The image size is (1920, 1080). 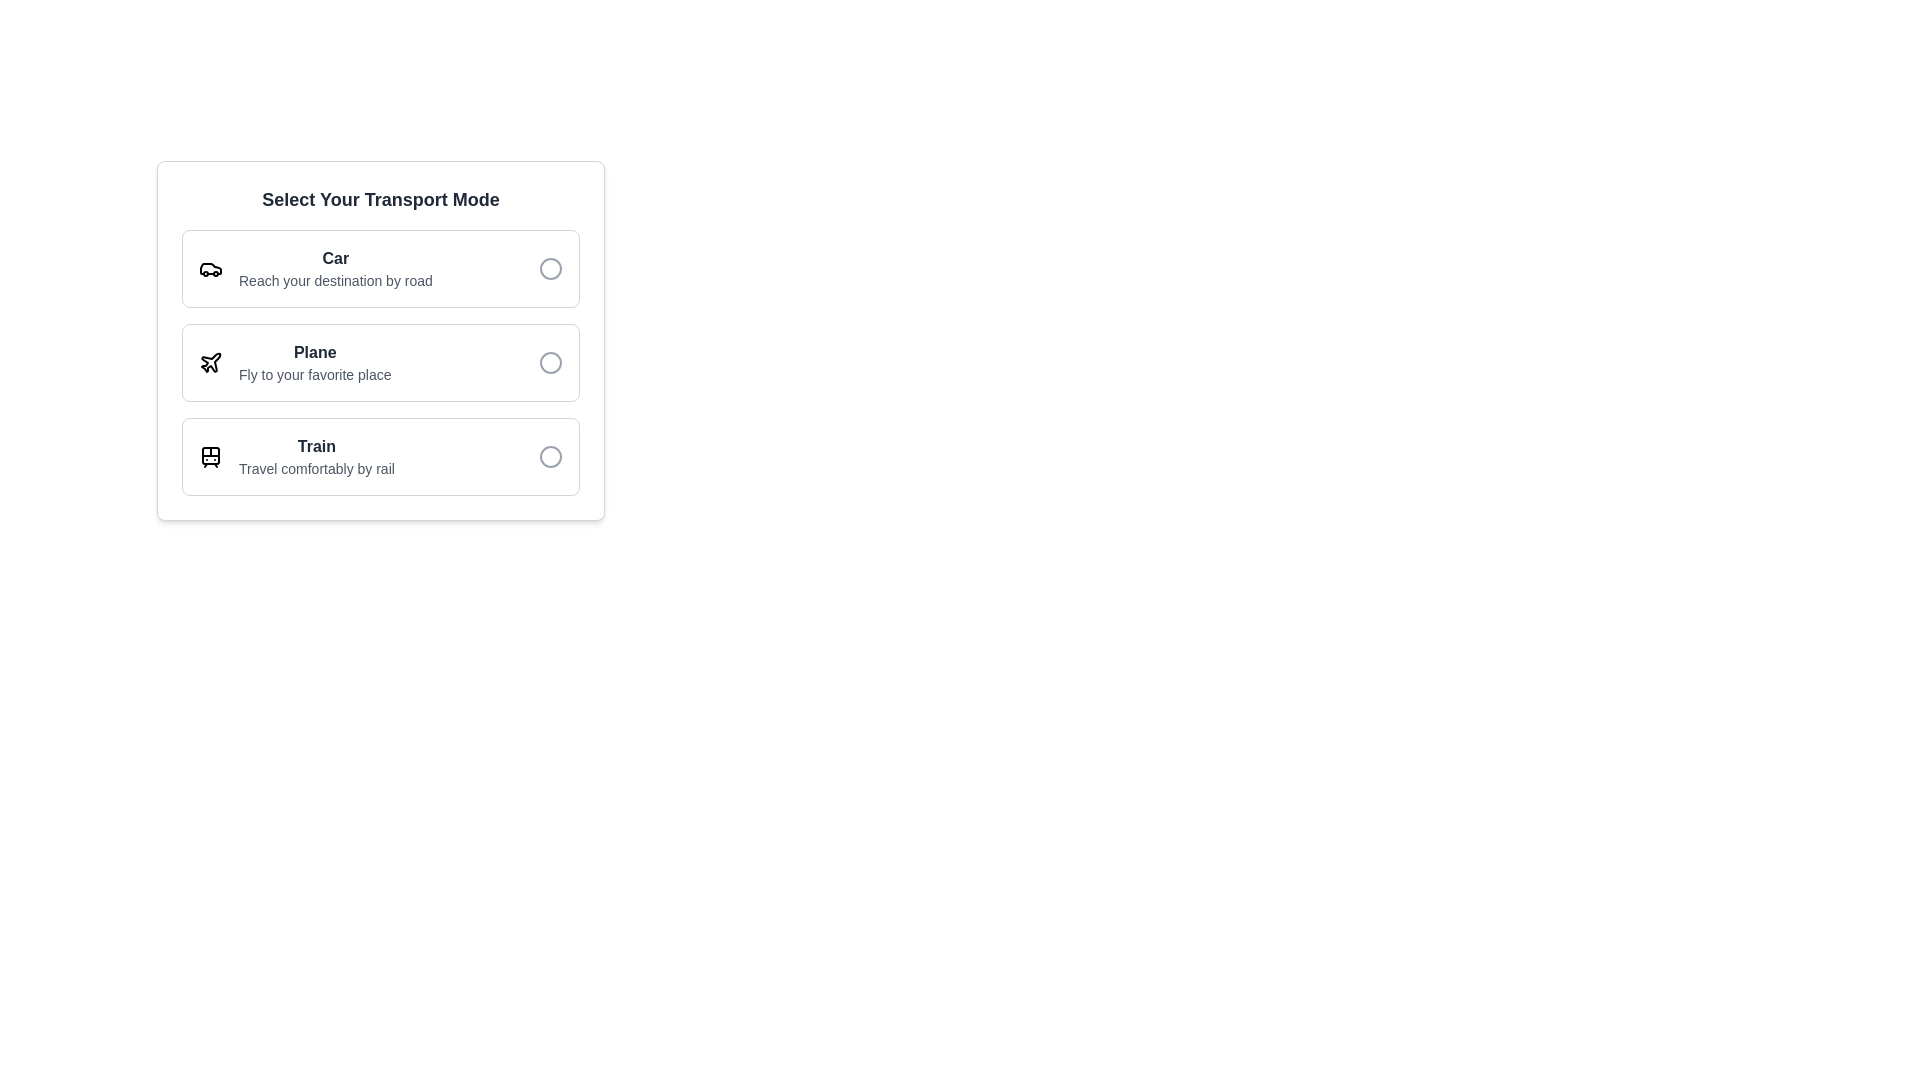 I want to click on the airplane icon, so click(x=211, y=362).